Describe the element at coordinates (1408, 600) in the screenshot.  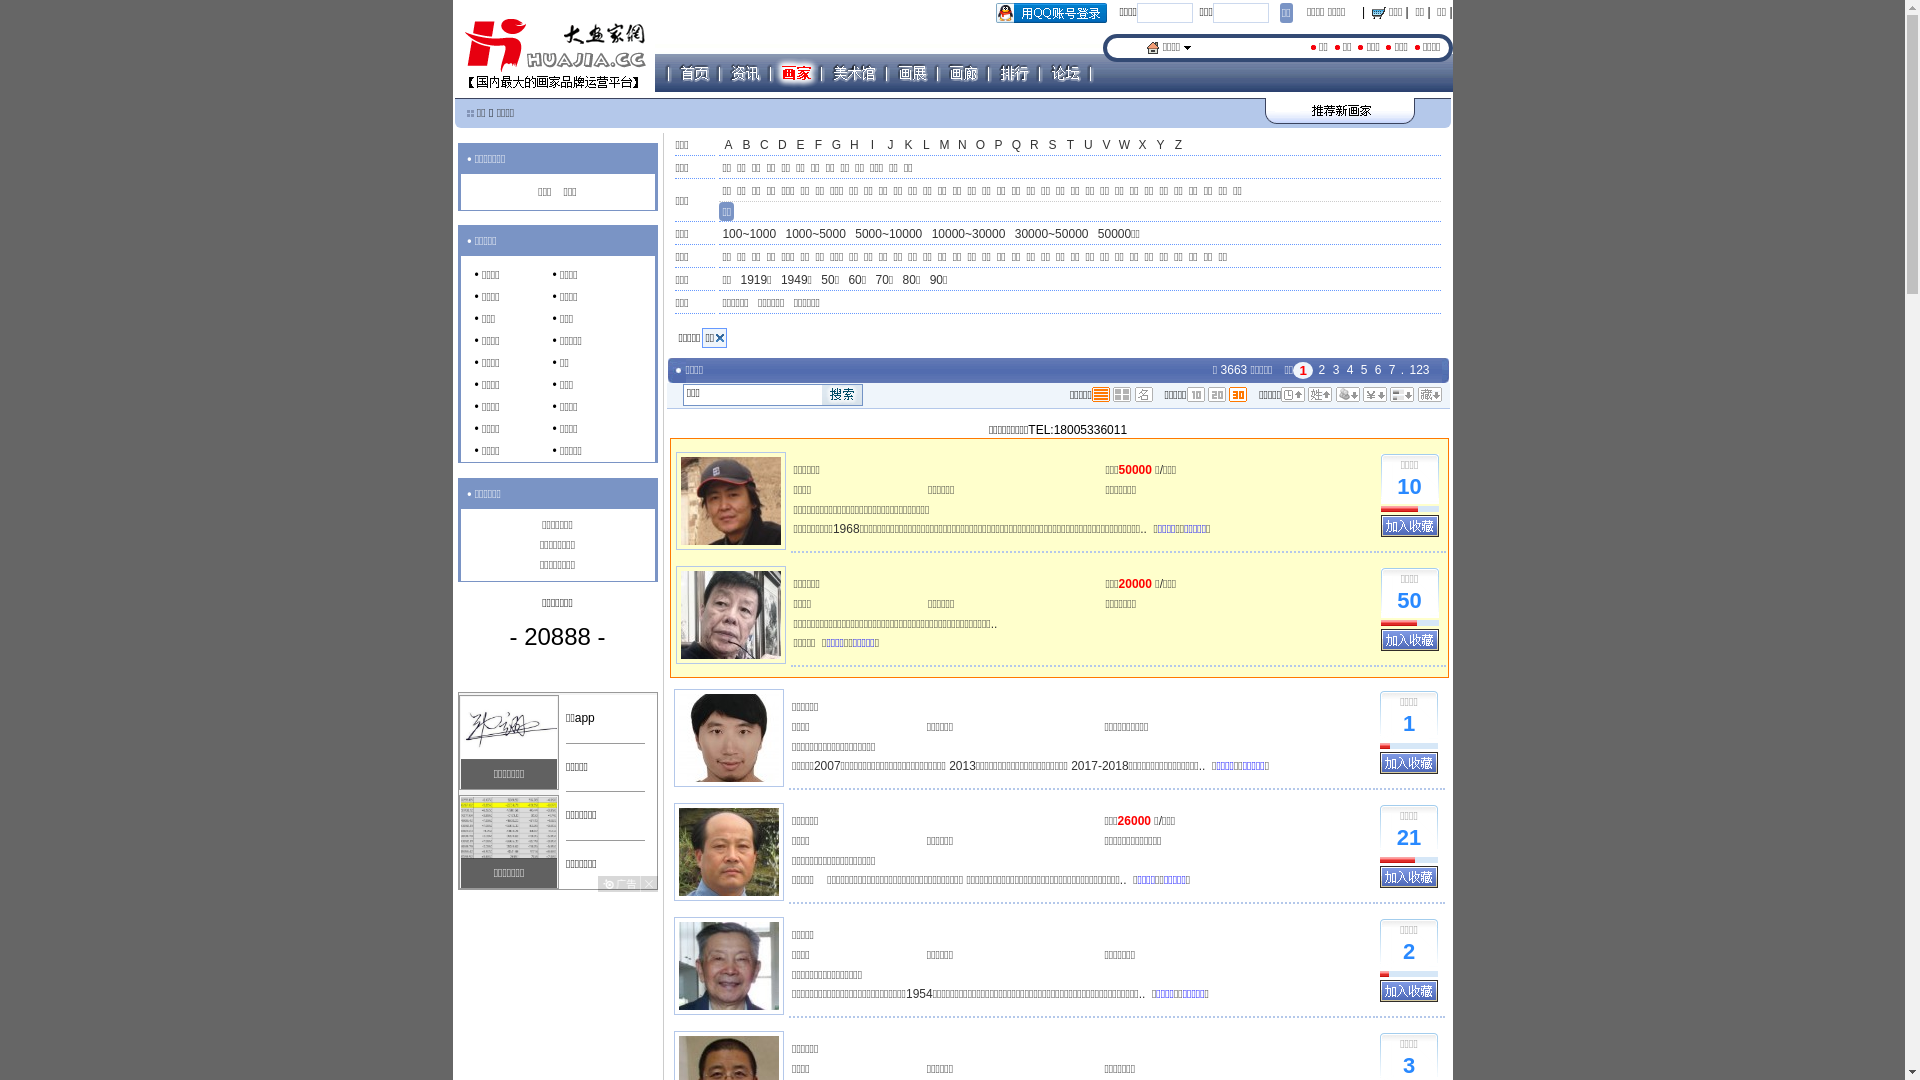
I see `'50'` at that location.